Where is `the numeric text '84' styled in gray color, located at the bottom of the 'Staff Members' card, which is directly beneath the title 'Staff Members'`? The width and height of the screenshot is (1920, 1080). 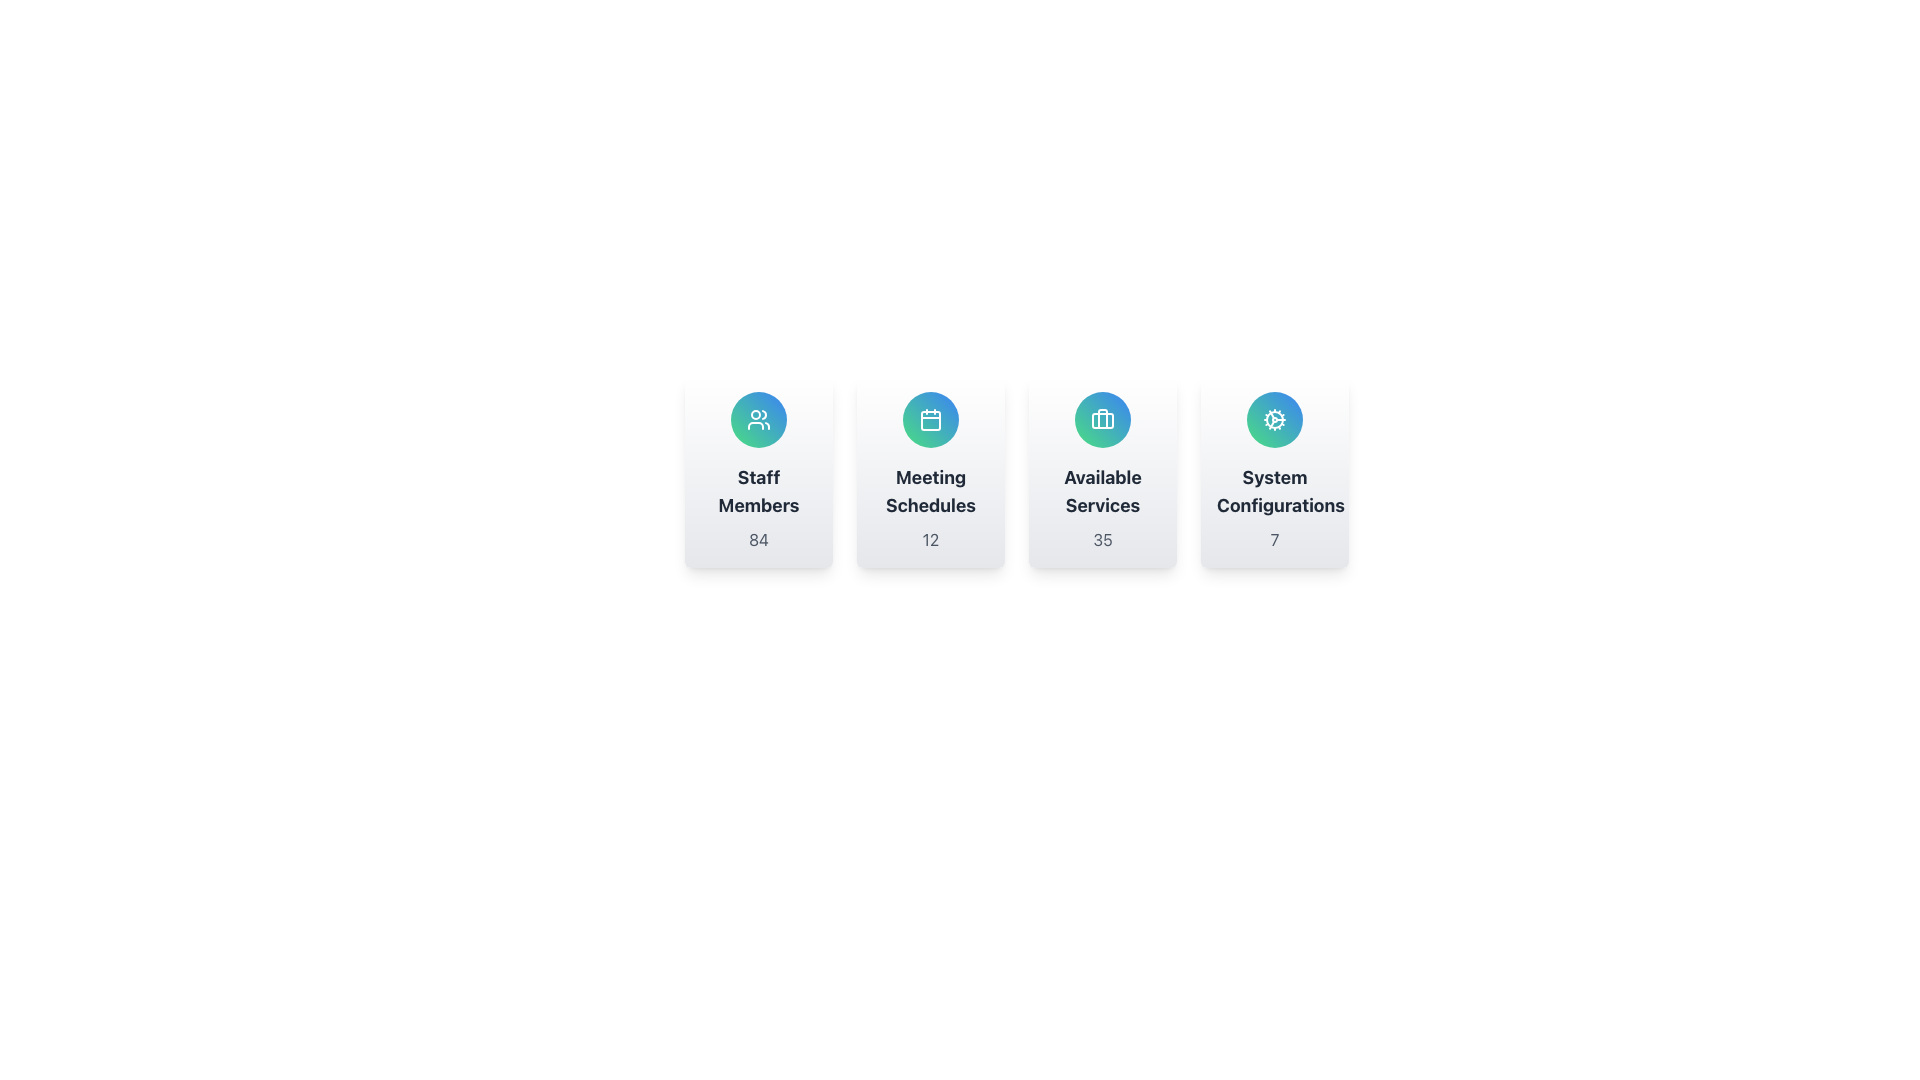 the numeric text '84' styled in gray color, located at the bottom of the 'Staff Members' card, which is directly beneath the title 'Staff Members' is located at coordinates (757, 540).